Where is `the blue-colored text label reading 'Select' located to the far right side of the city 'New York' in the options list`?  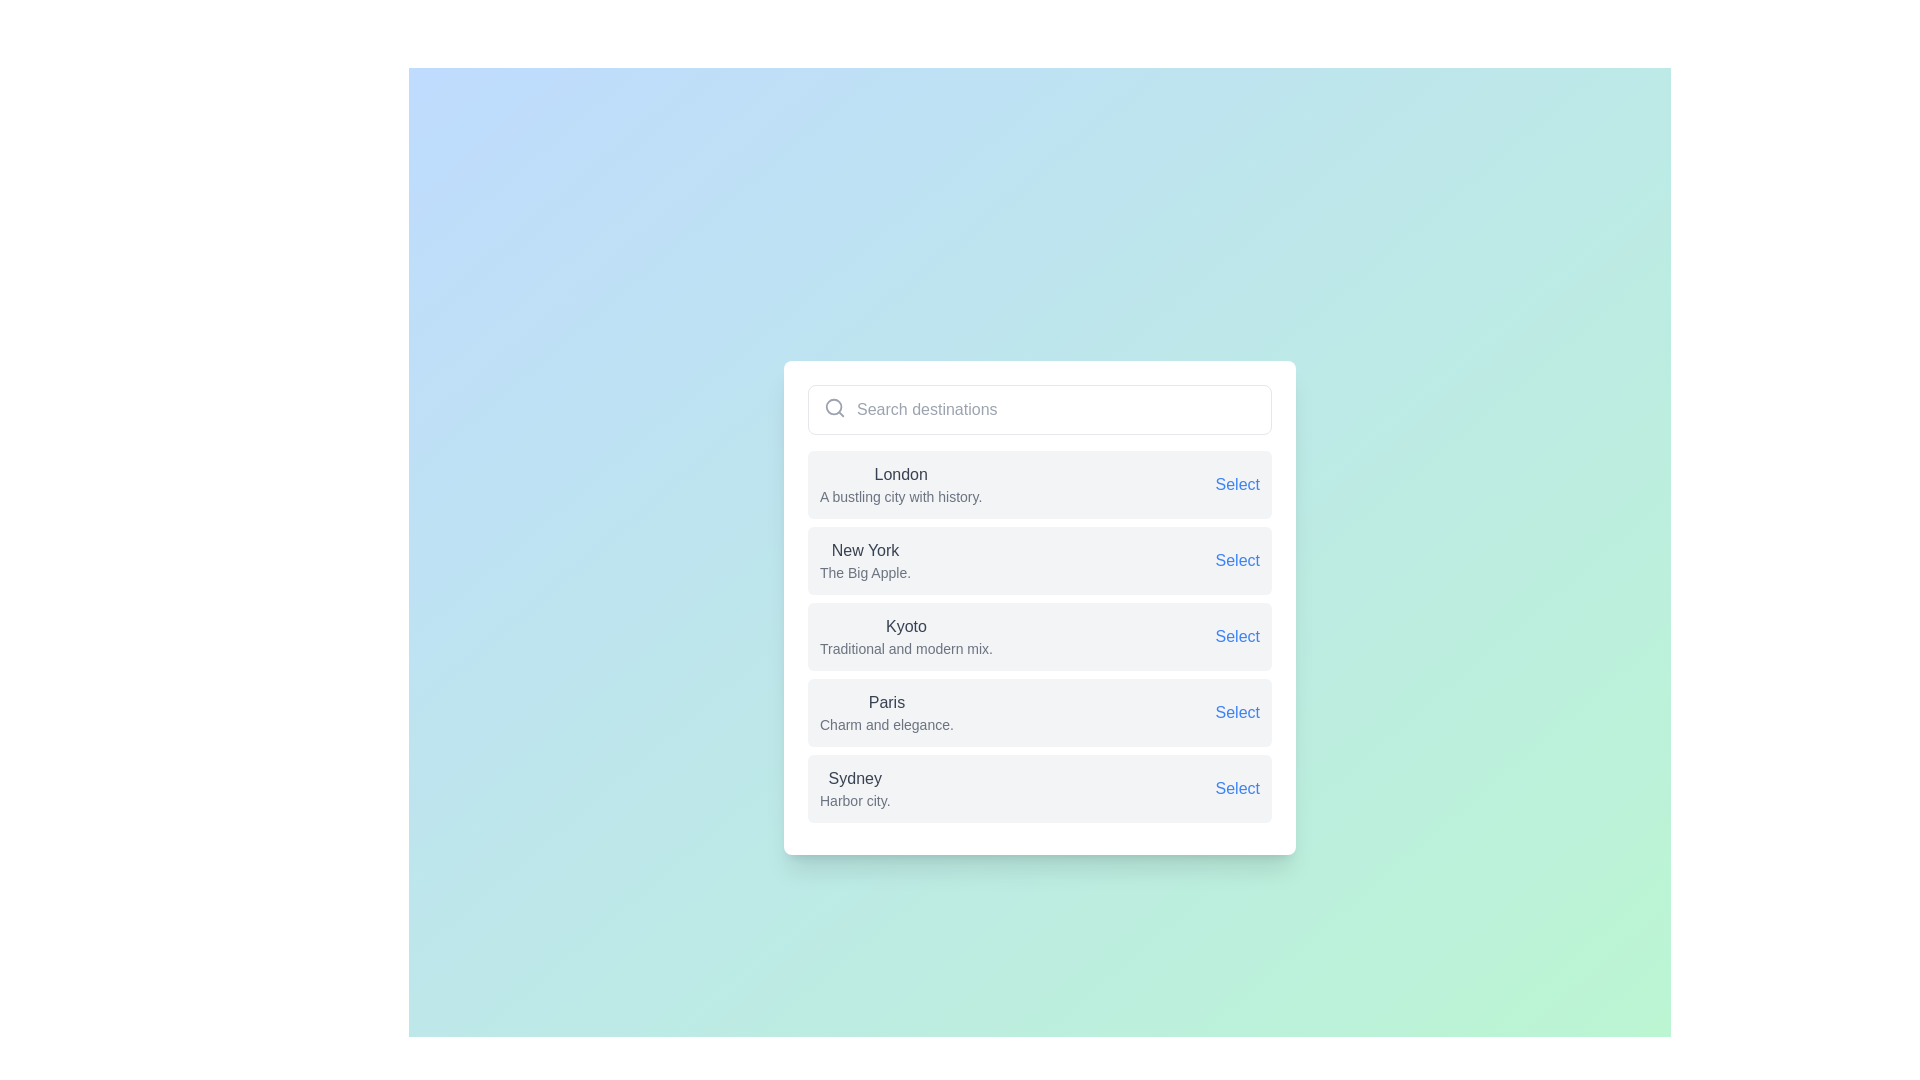
the blue-colored text label reading 'Select' located to the far right side of the city 'New York' in the options list is located at coordinates (1236, 560).